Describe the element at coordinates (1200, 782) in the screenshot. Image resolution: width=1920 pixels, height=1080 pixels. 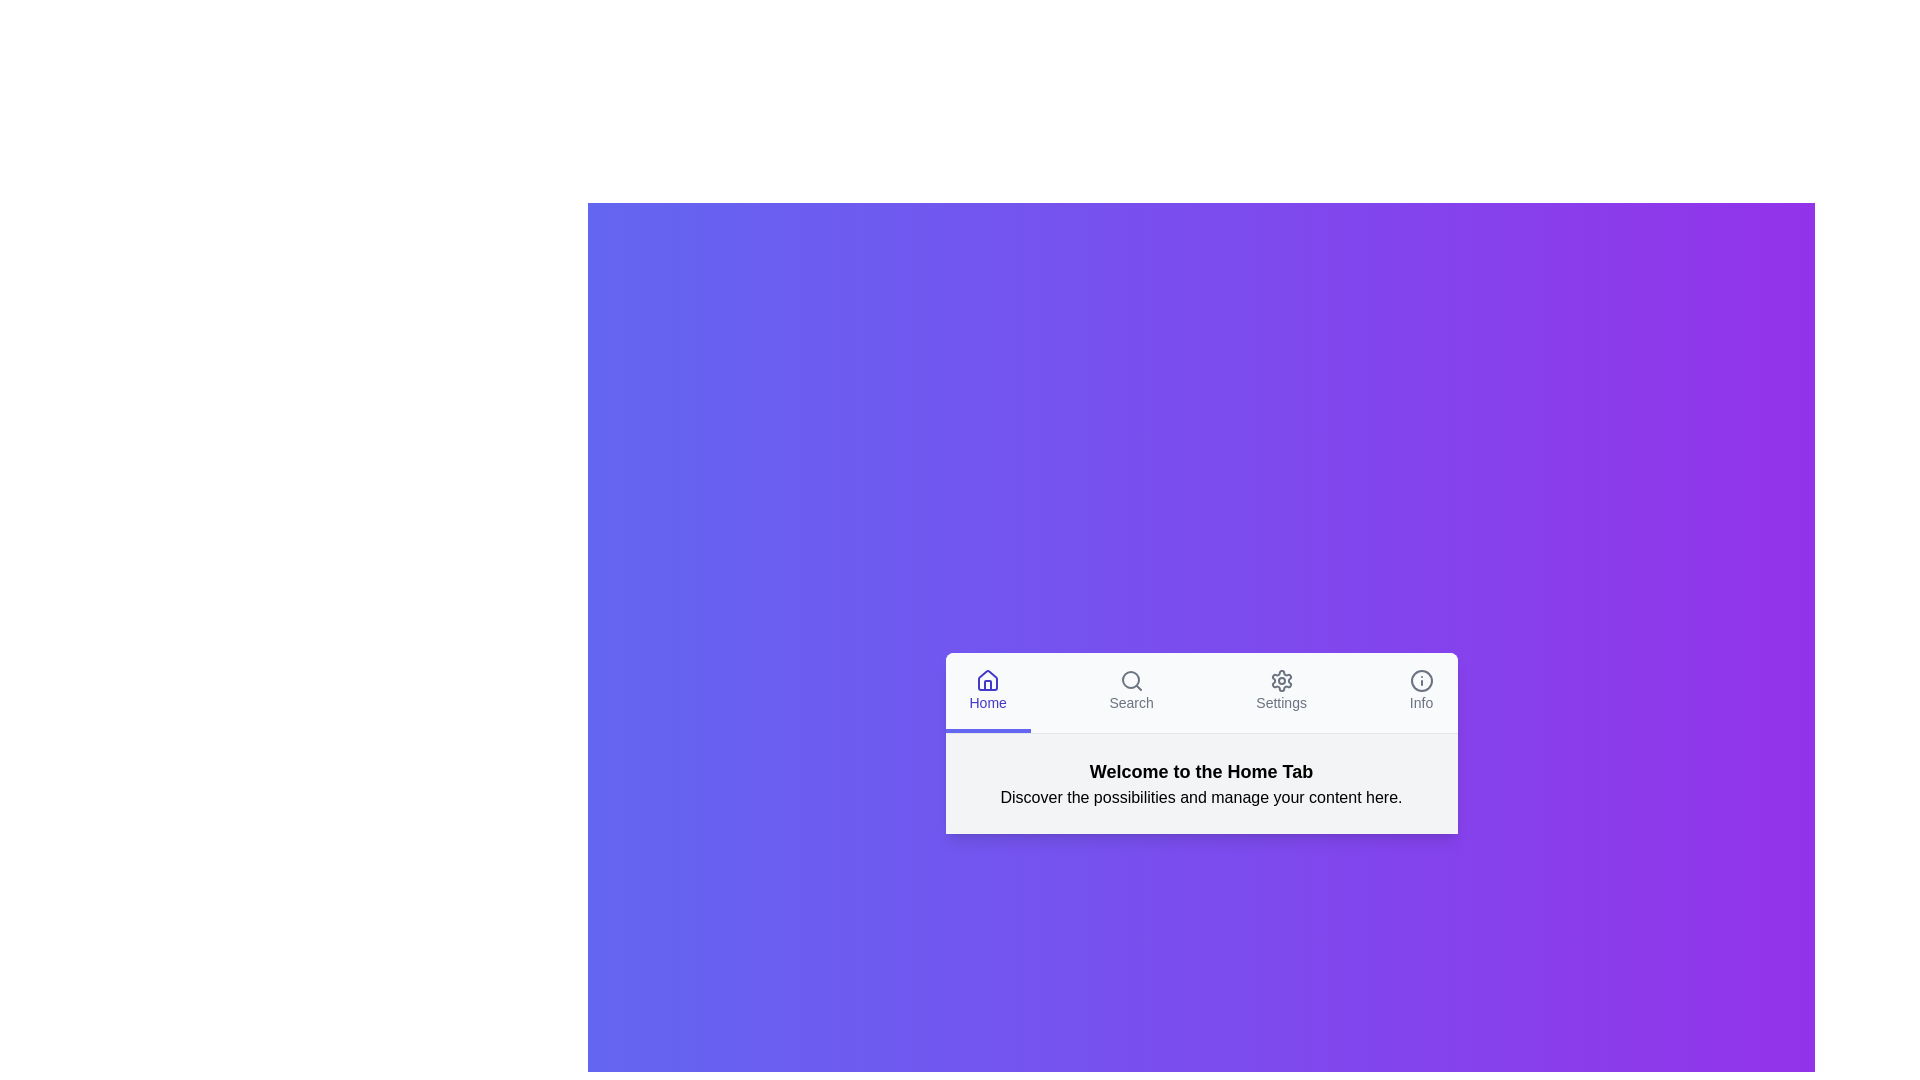
I see `the heading that reads 'Welcome to the Home Tab' which is centrally aligned and has a supporting subtitle underneath` at that location.